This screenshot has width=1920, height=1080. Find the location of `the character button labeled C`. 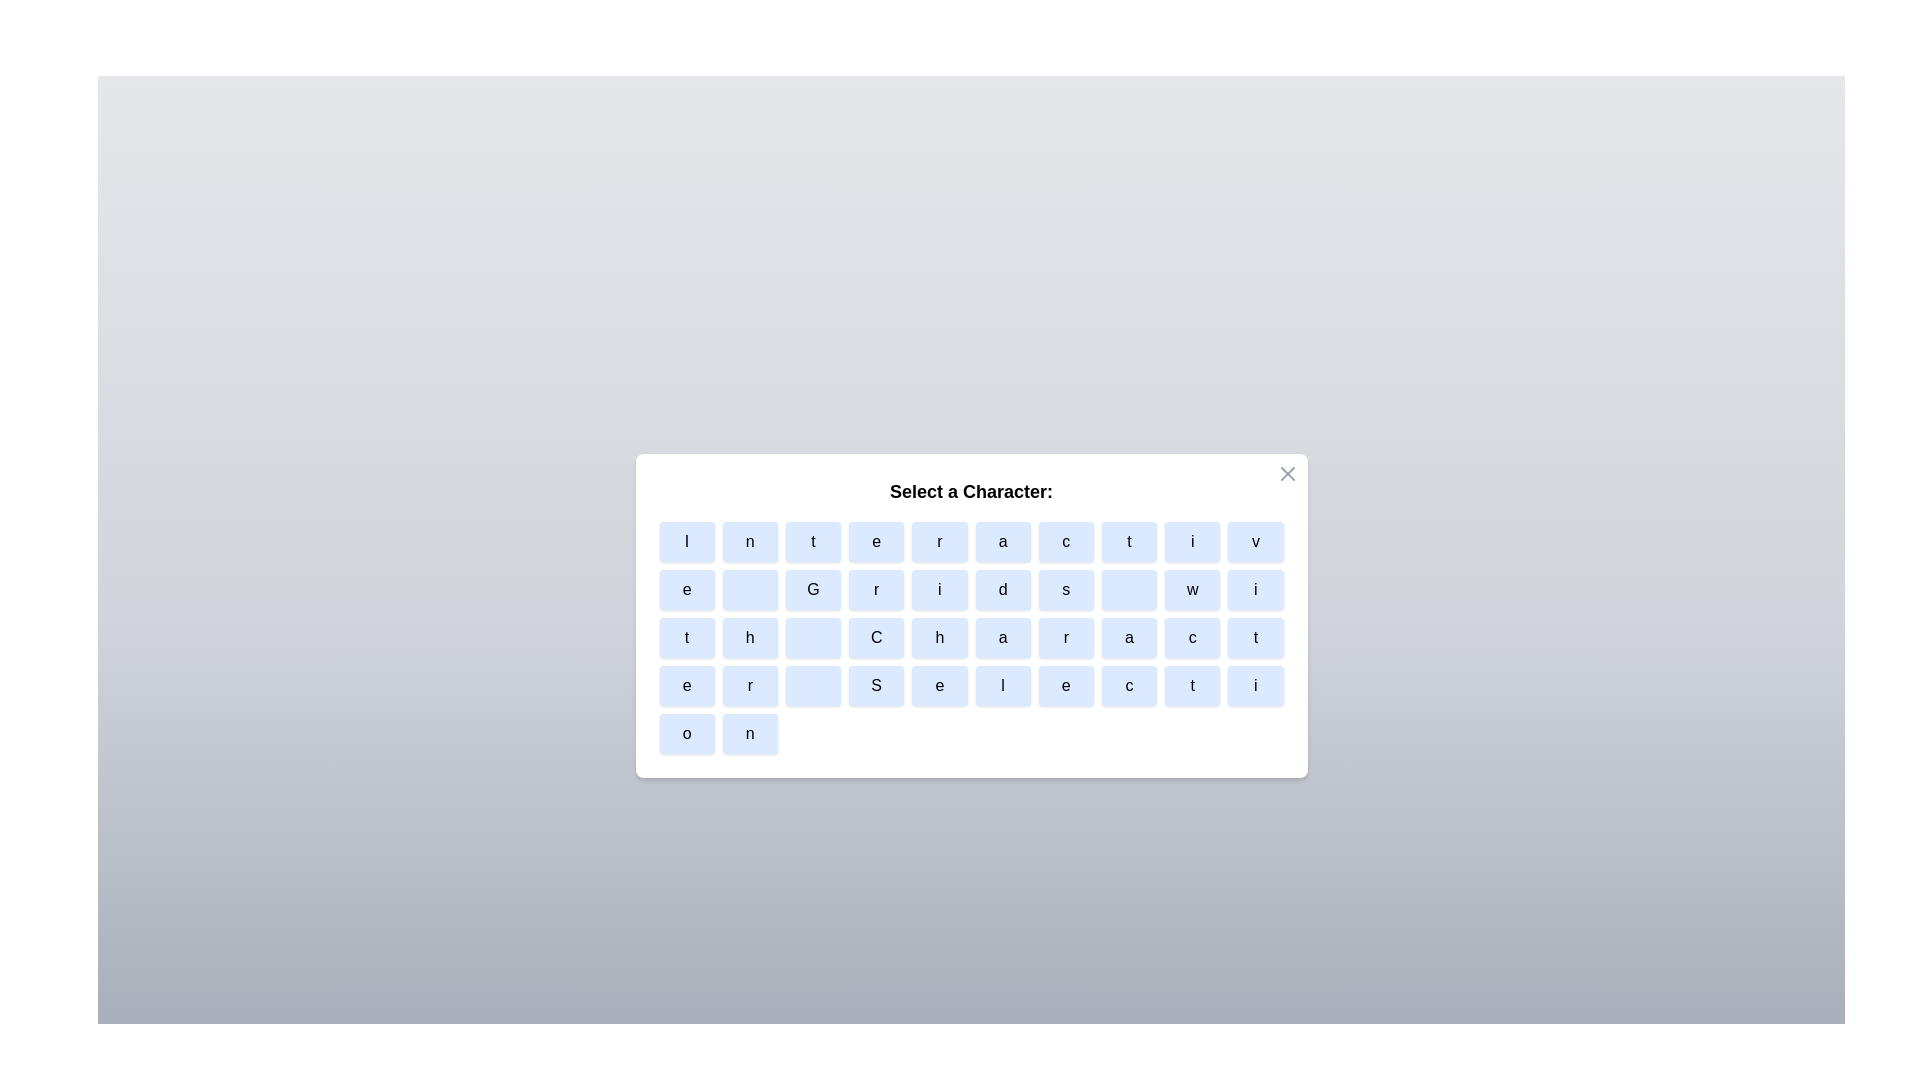

the character button labeled C is located at coordinates (876, 637).